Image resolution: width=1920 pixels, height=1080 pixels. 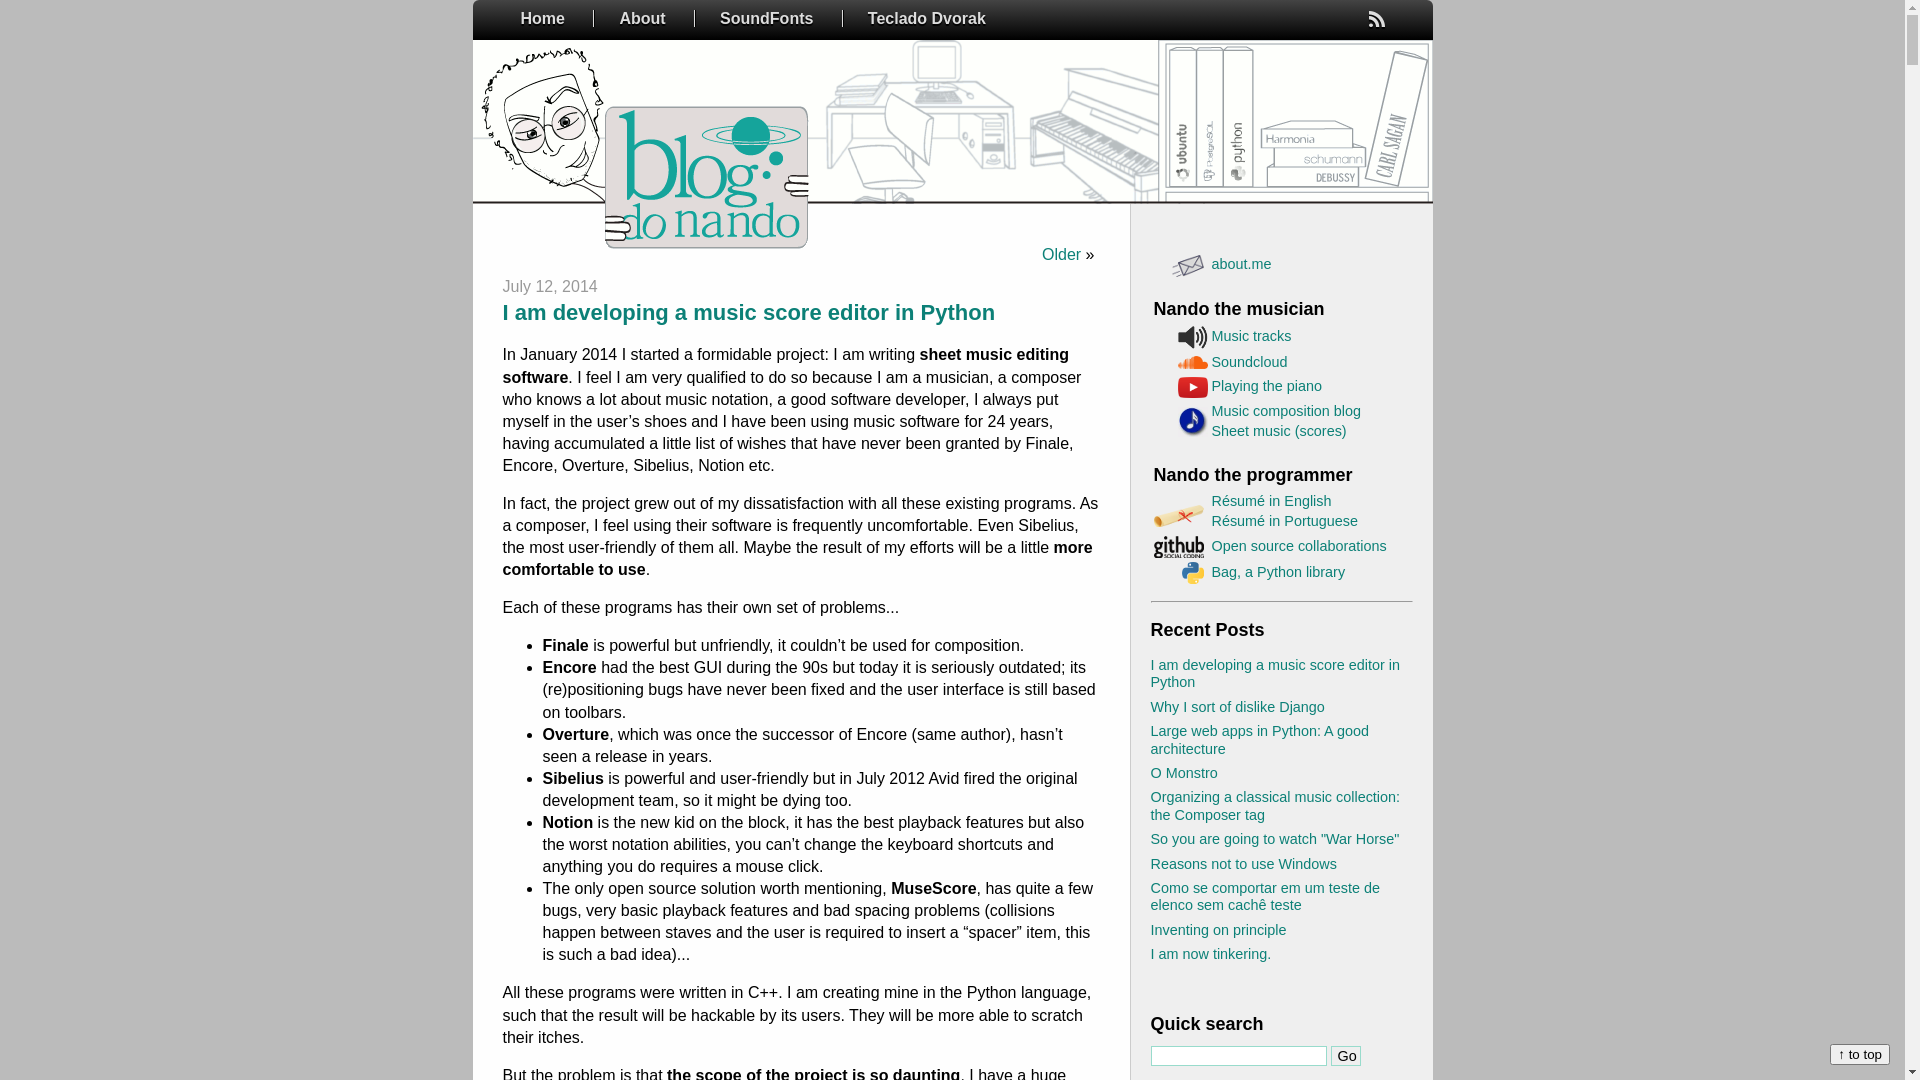 I want to click on 'Inventing on principle', so click(x=1217, y=929).